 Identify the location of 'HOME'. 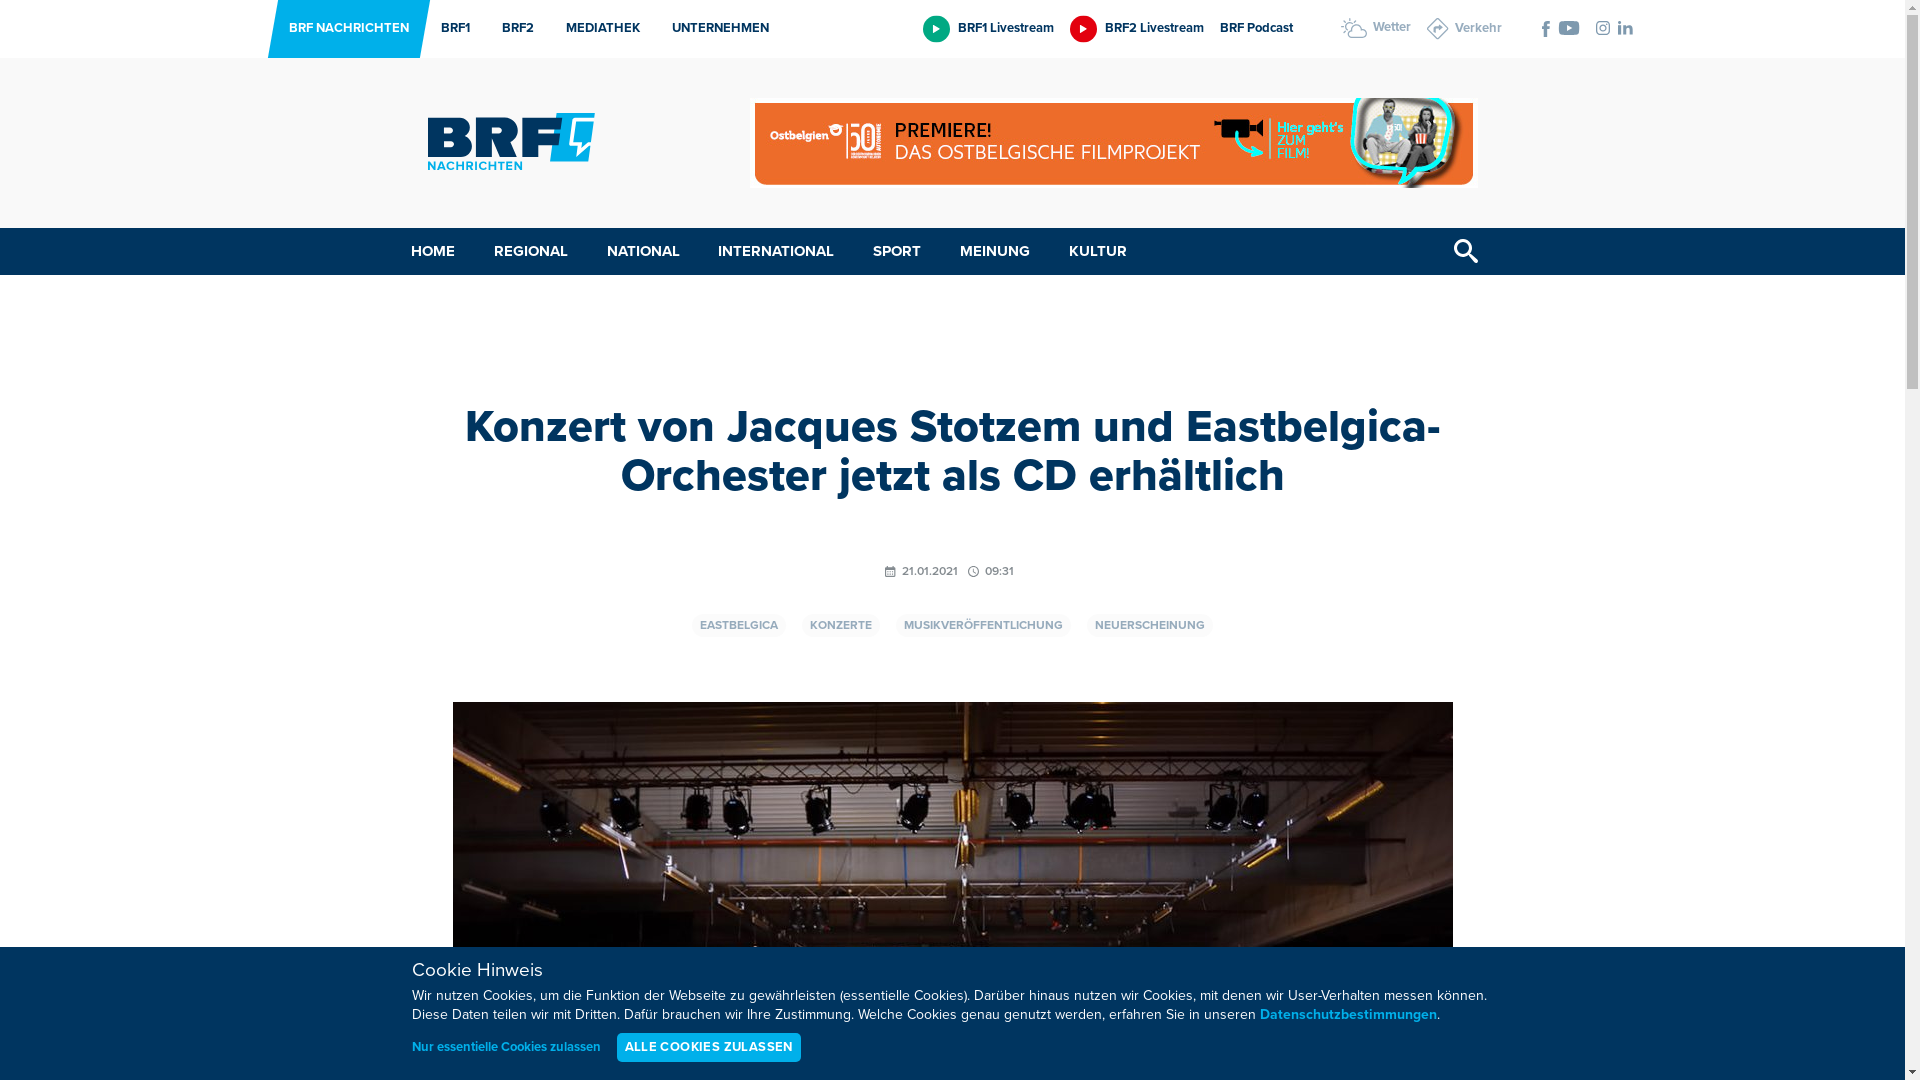
(402, 250).